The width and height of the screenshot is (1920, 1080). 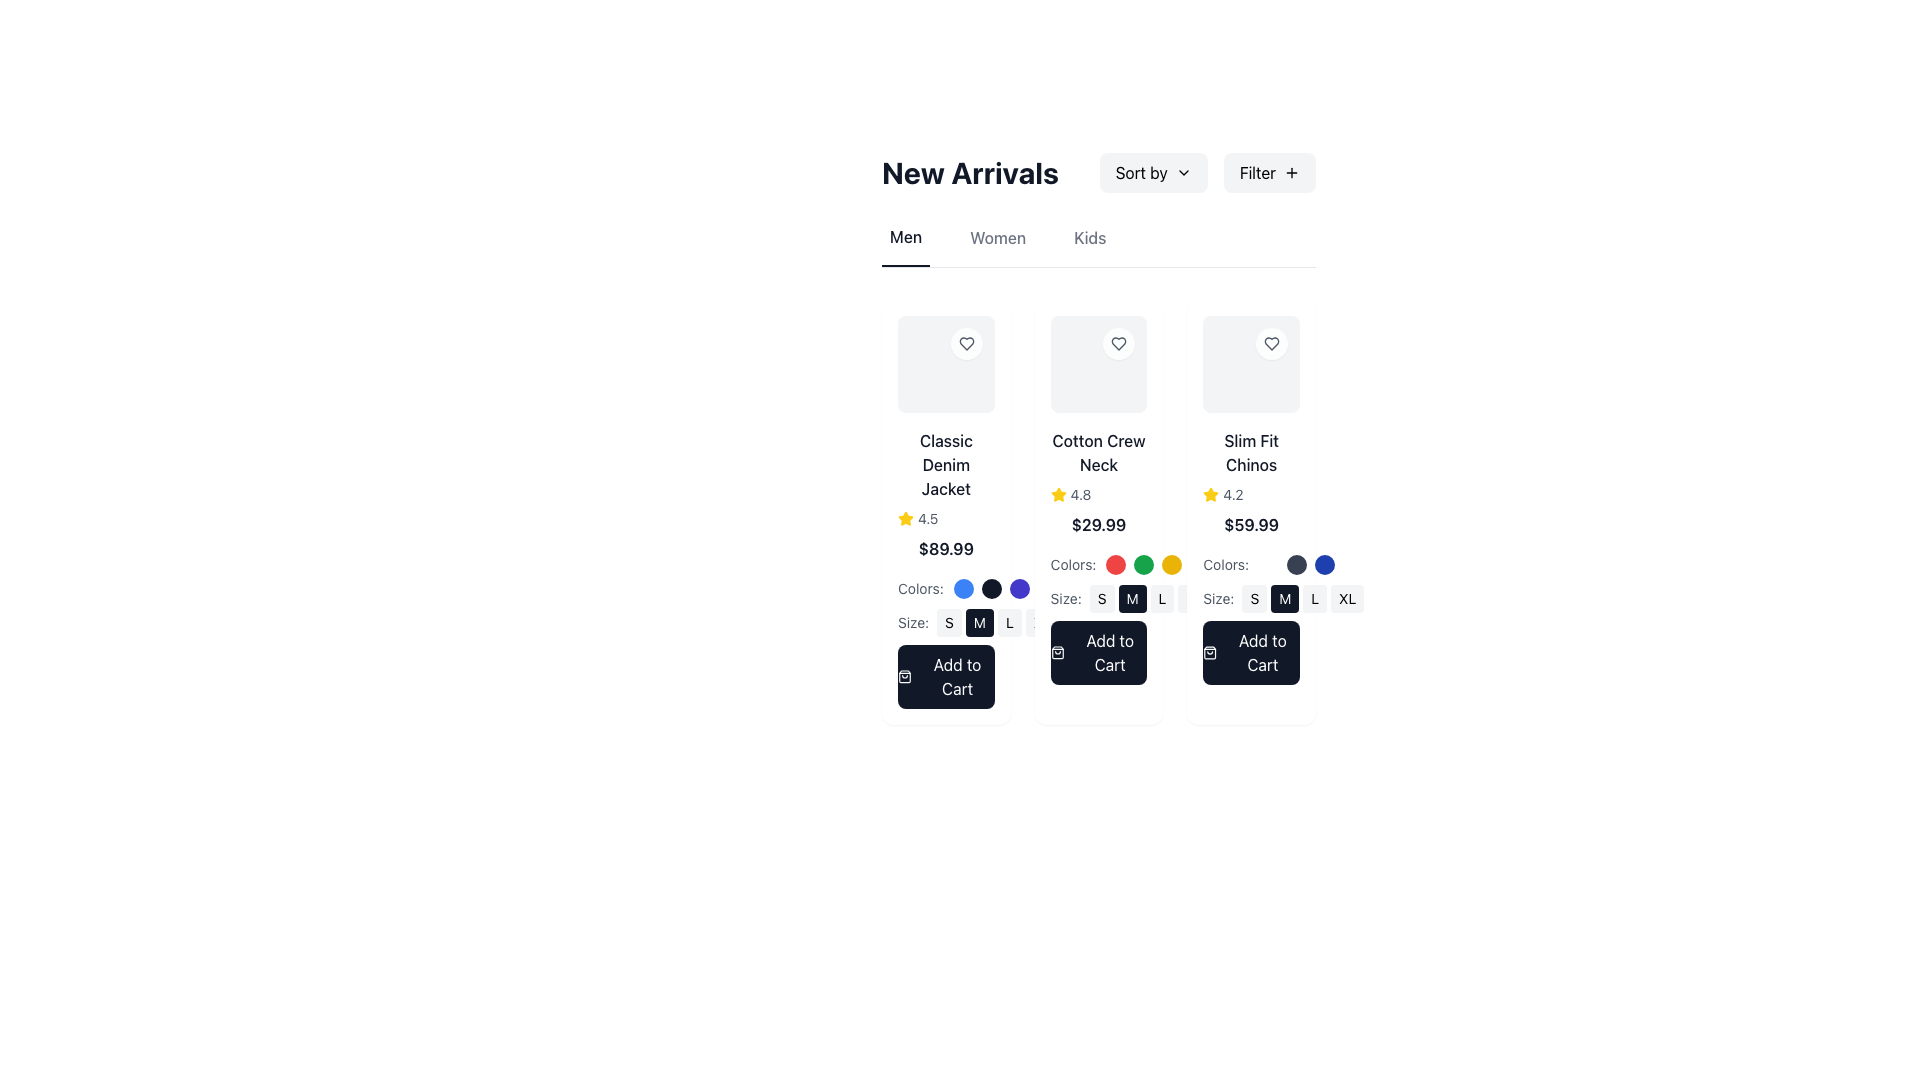 I want to click on the 'Add to Cart' button for the 'Classic Denim Jacket' located at the bottom of the product options, so click(x=945, y=675).